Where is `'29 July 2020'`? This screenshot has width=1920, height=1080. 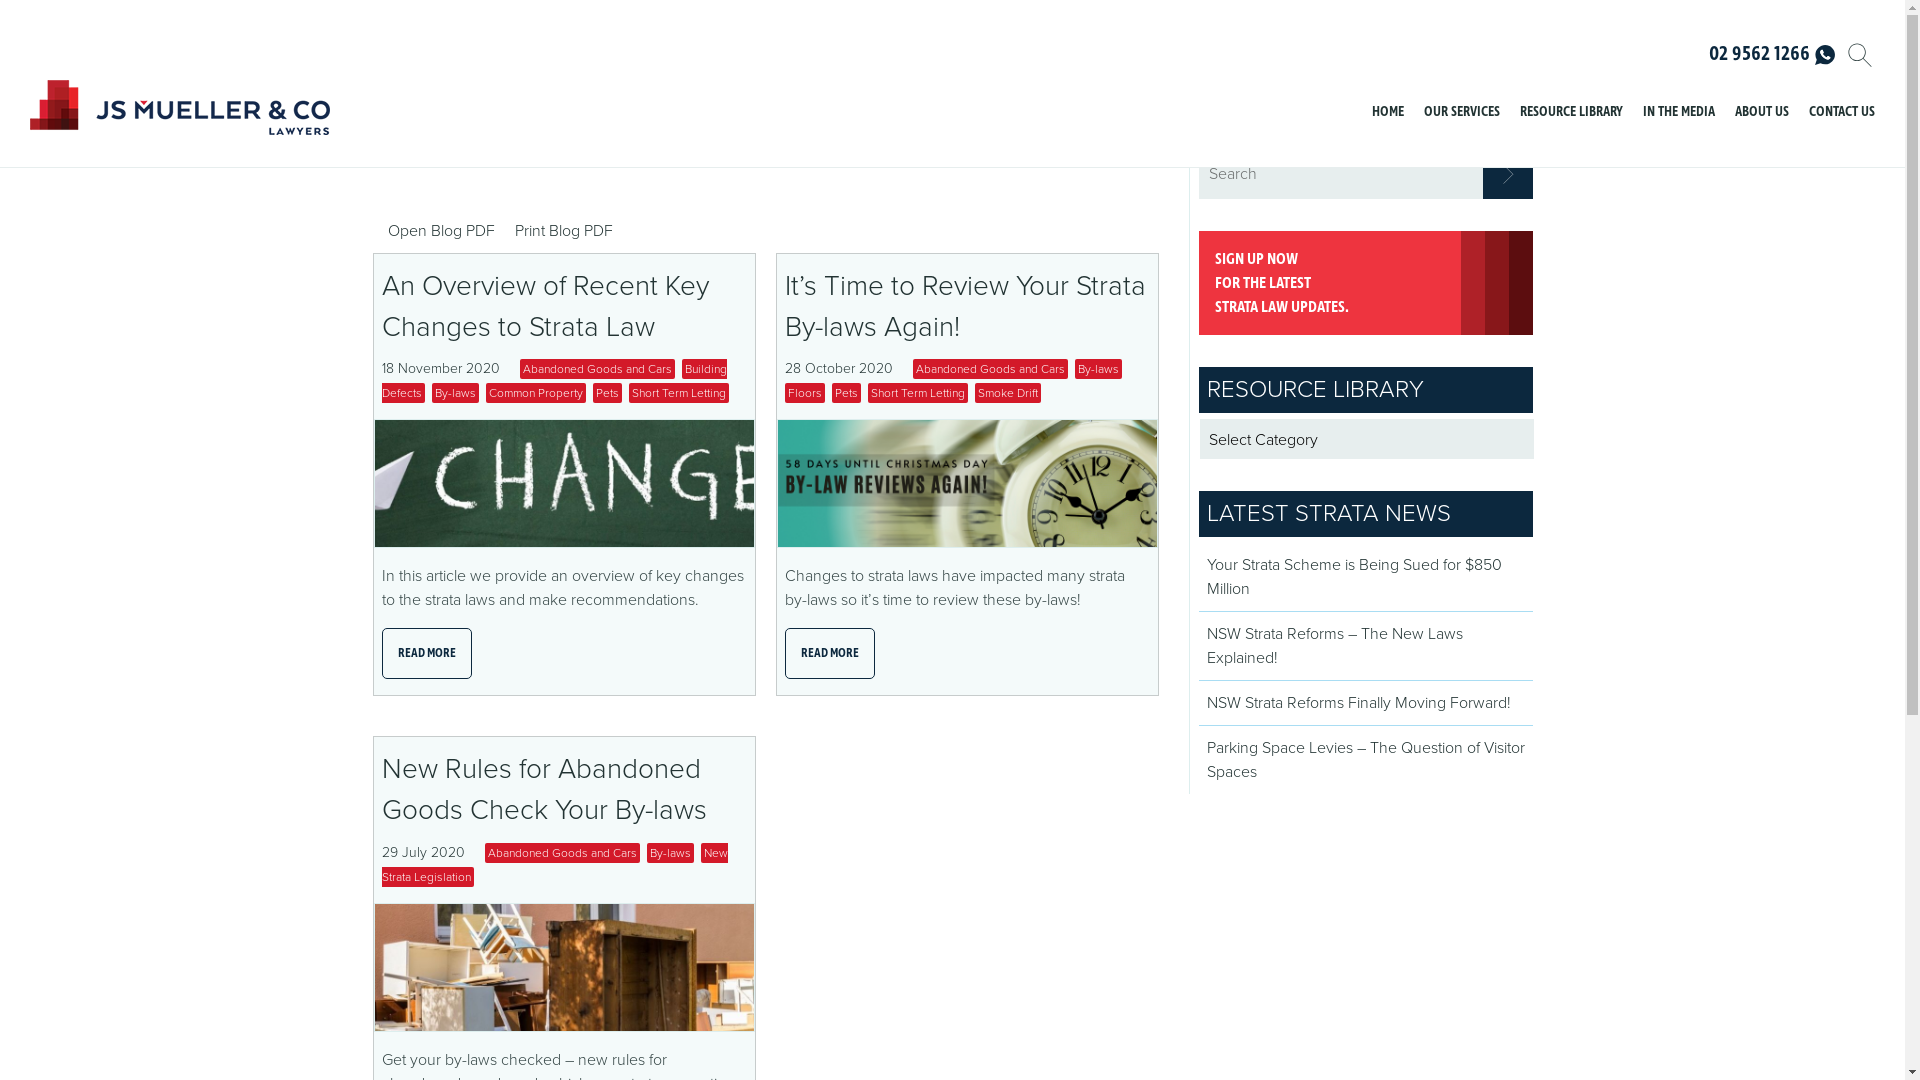
'29 July 2020' is located at coordinates (432, 852).